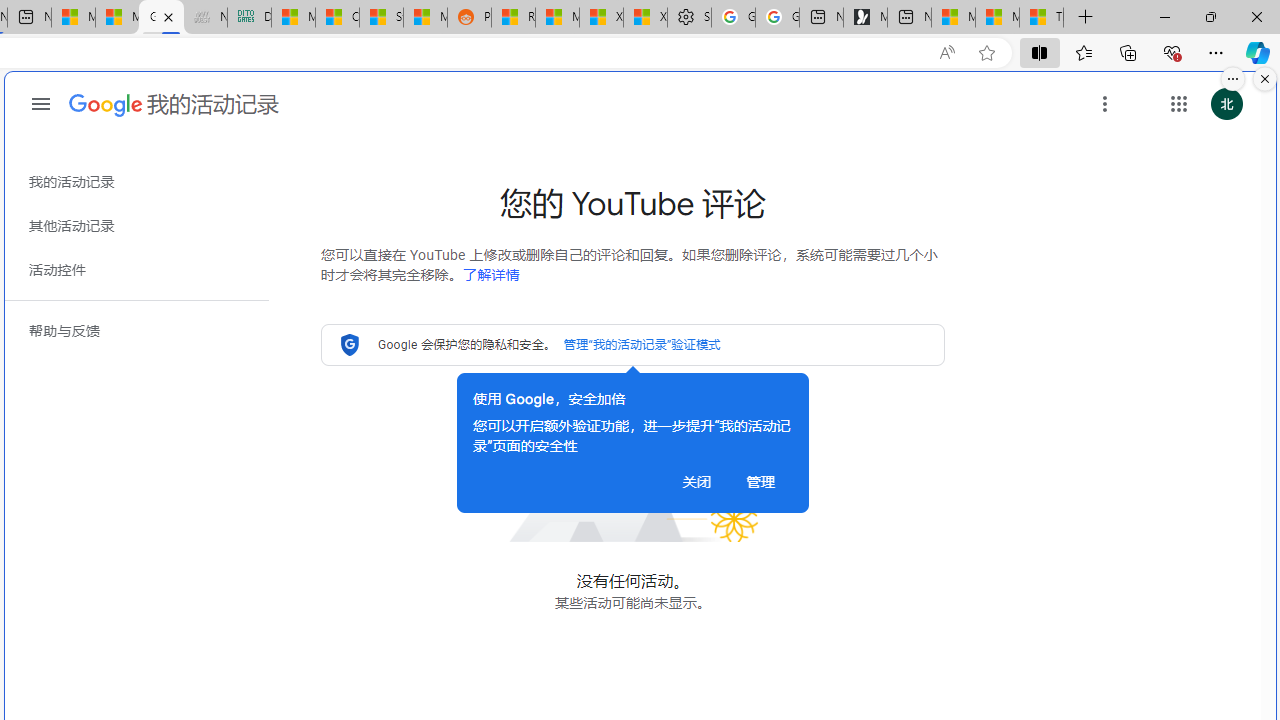 This screenshot has width=1280, height=720. Describe the element at coordinates (1178, 104) in the screenshot. I see `'Class: gb_E'` at that location.